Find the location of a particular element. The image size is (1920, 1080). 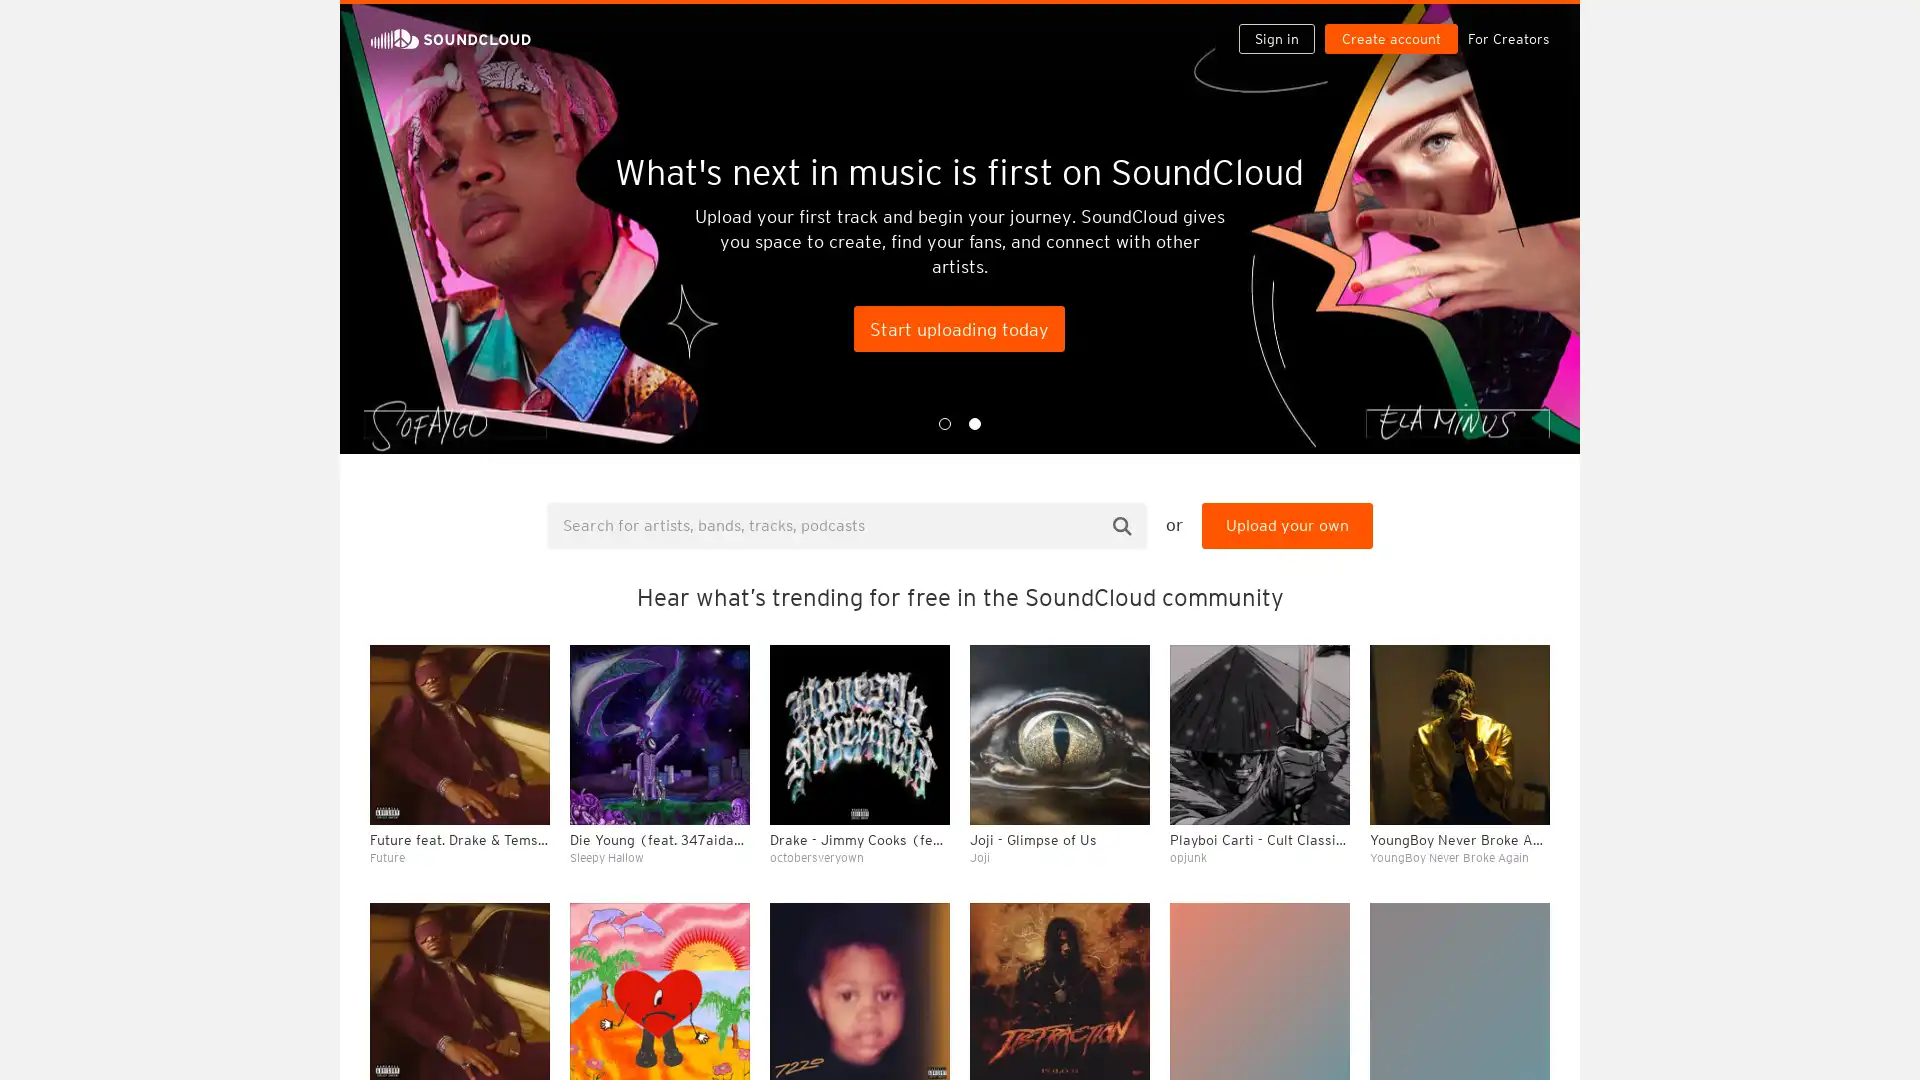

Sign in is located at coordinates (1275, 38).